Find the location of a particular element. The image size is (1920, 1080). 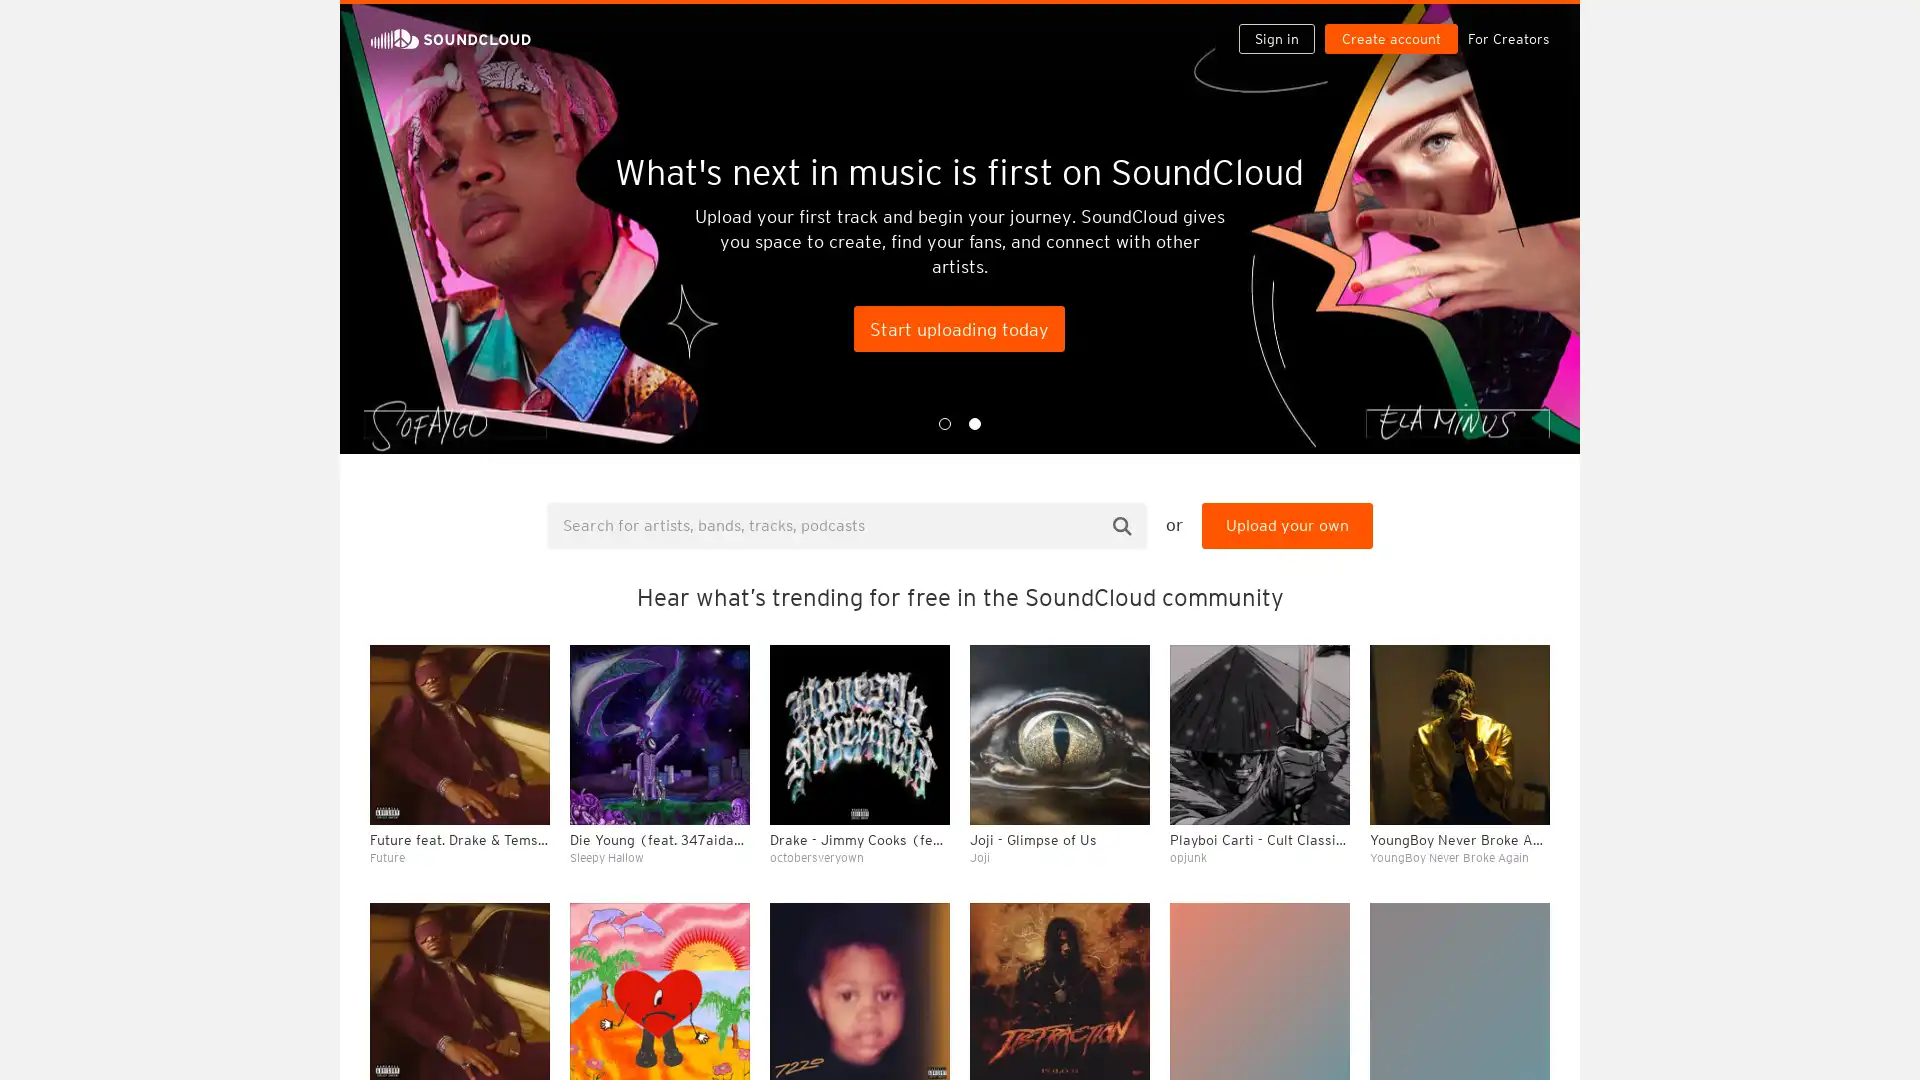

Sign in is located at coordinates (1275, 38).